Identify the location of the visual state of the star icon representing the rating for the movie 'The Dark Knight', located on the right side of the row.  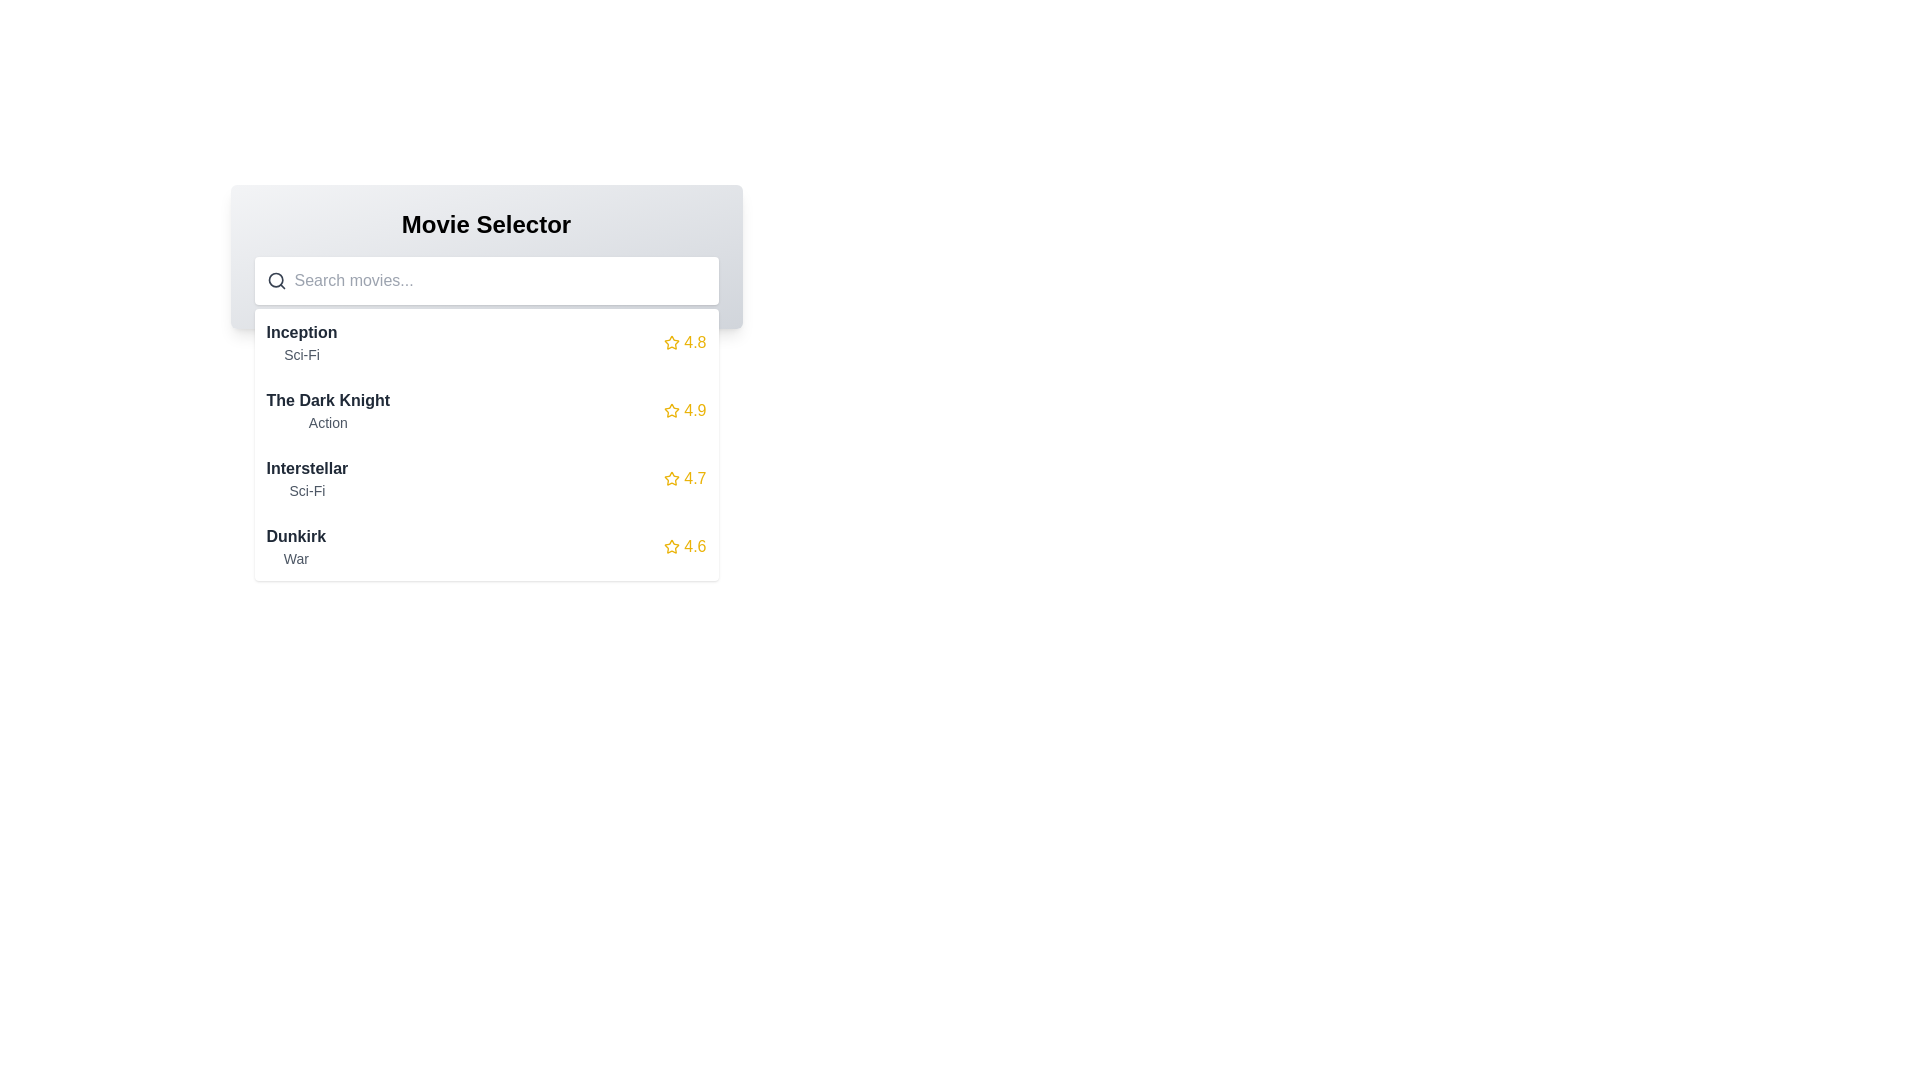
(672, 409).